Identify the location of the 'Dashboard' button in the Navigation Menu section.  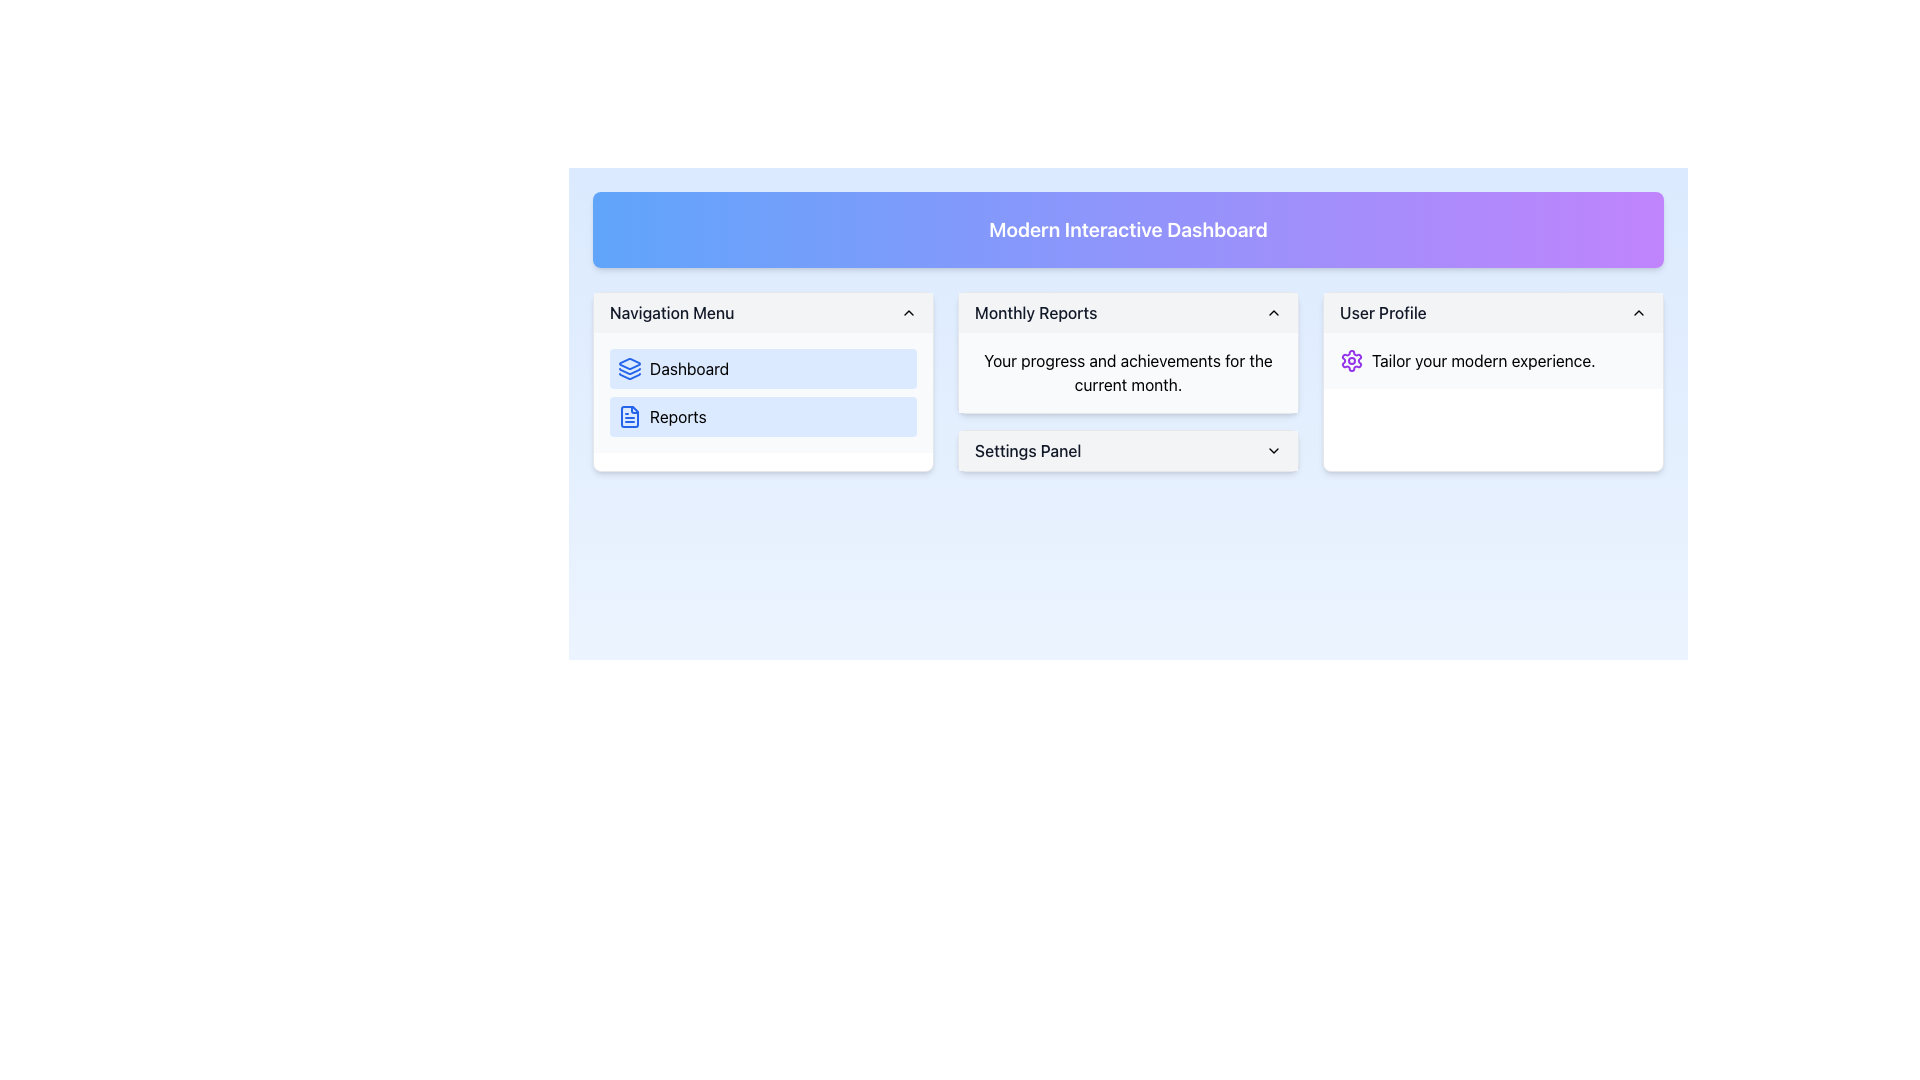
(762, 369).